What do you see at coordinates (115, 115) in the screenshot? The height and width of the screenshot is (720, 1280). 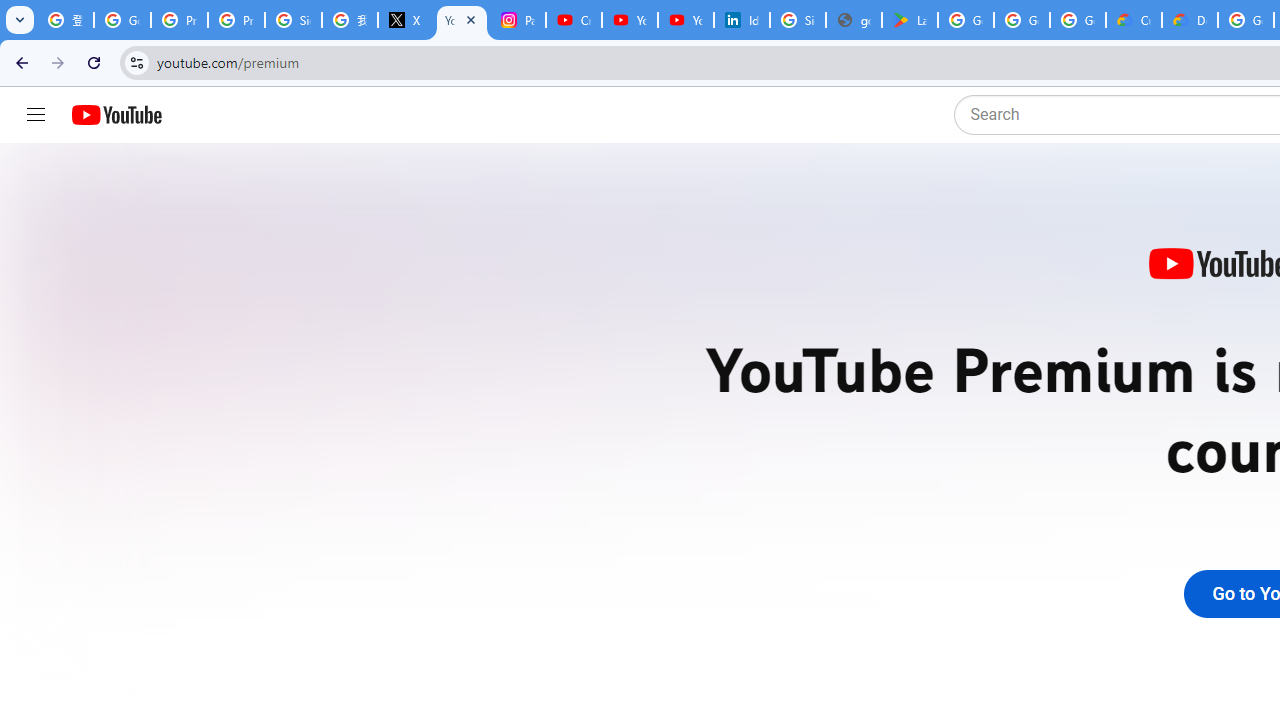 I see `'YouTube Home'` at bounding box center [115, 115].